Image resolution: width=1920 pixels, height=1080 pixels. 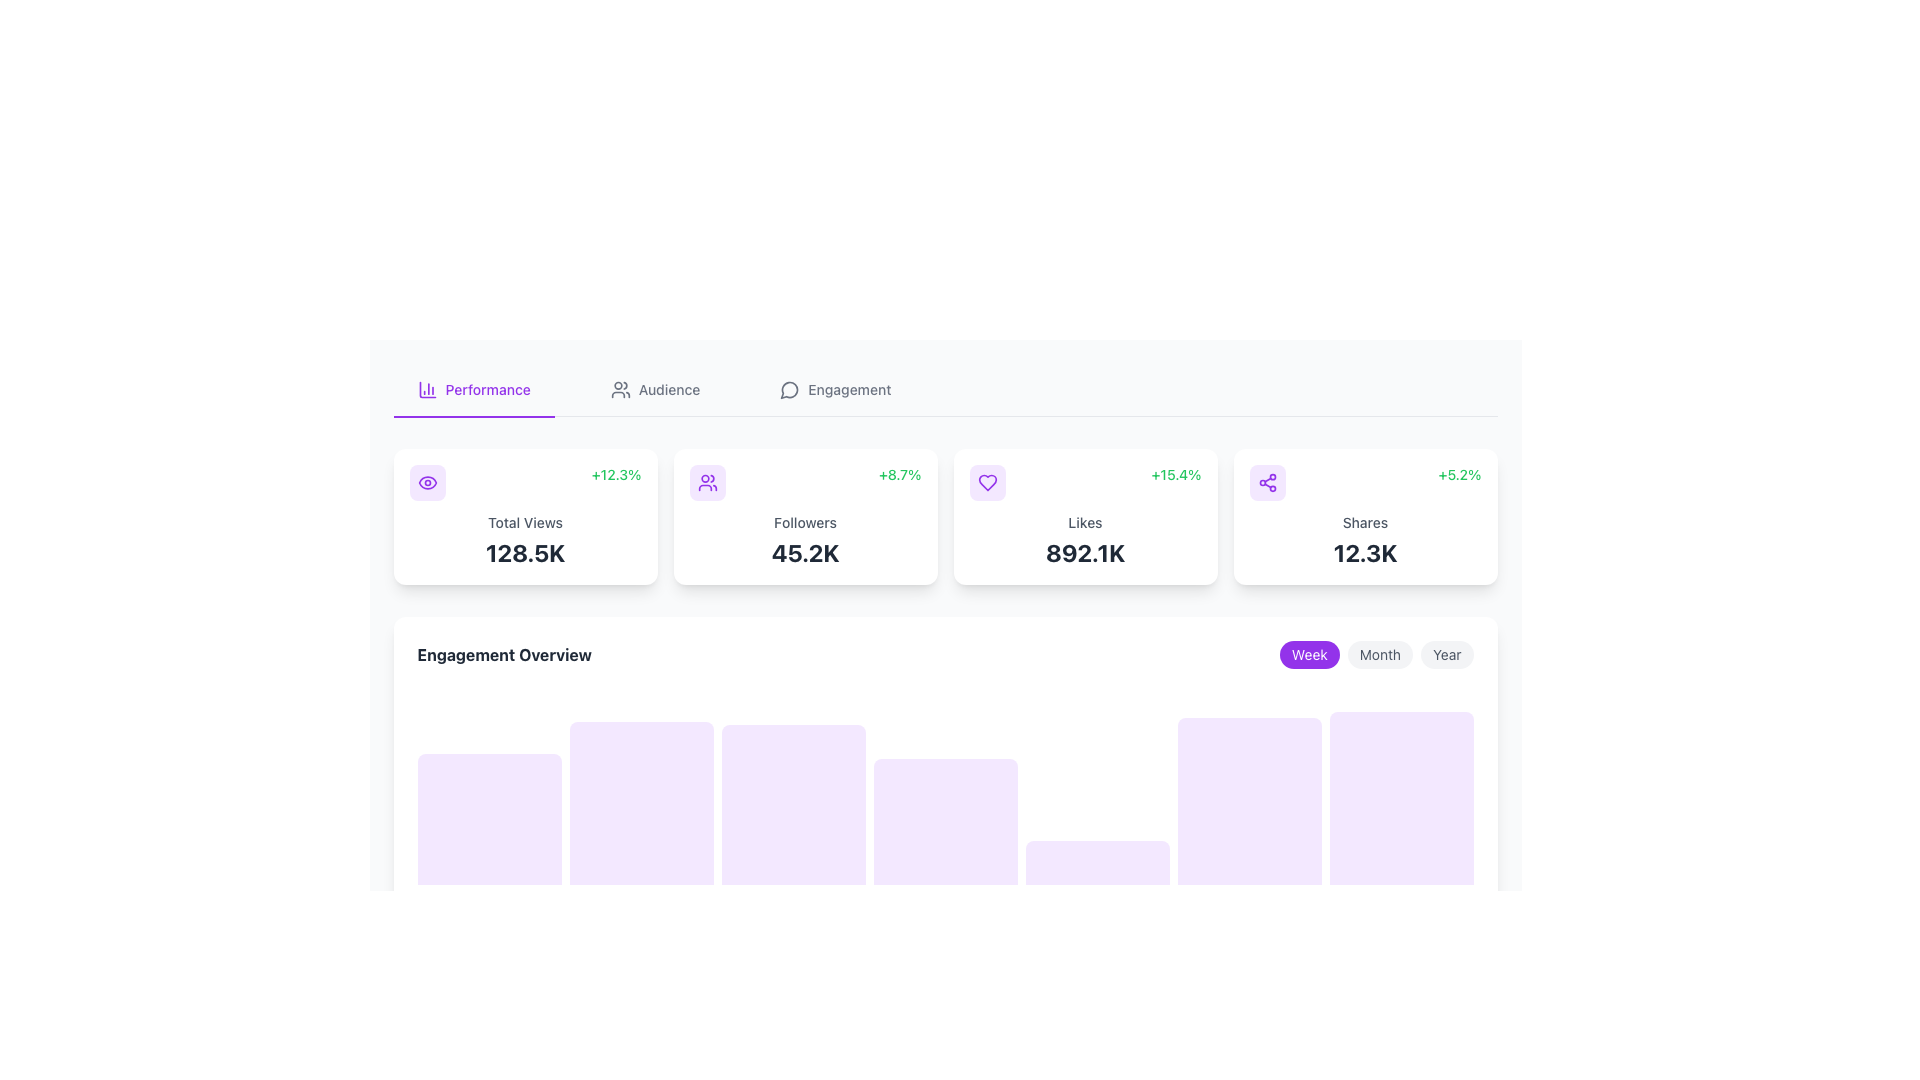 I want to click on the purple eye icon located in the third card under the 'Performance' tab, which is centered within a purple-tinted rounded rectangle, so click(x=426, y=482).